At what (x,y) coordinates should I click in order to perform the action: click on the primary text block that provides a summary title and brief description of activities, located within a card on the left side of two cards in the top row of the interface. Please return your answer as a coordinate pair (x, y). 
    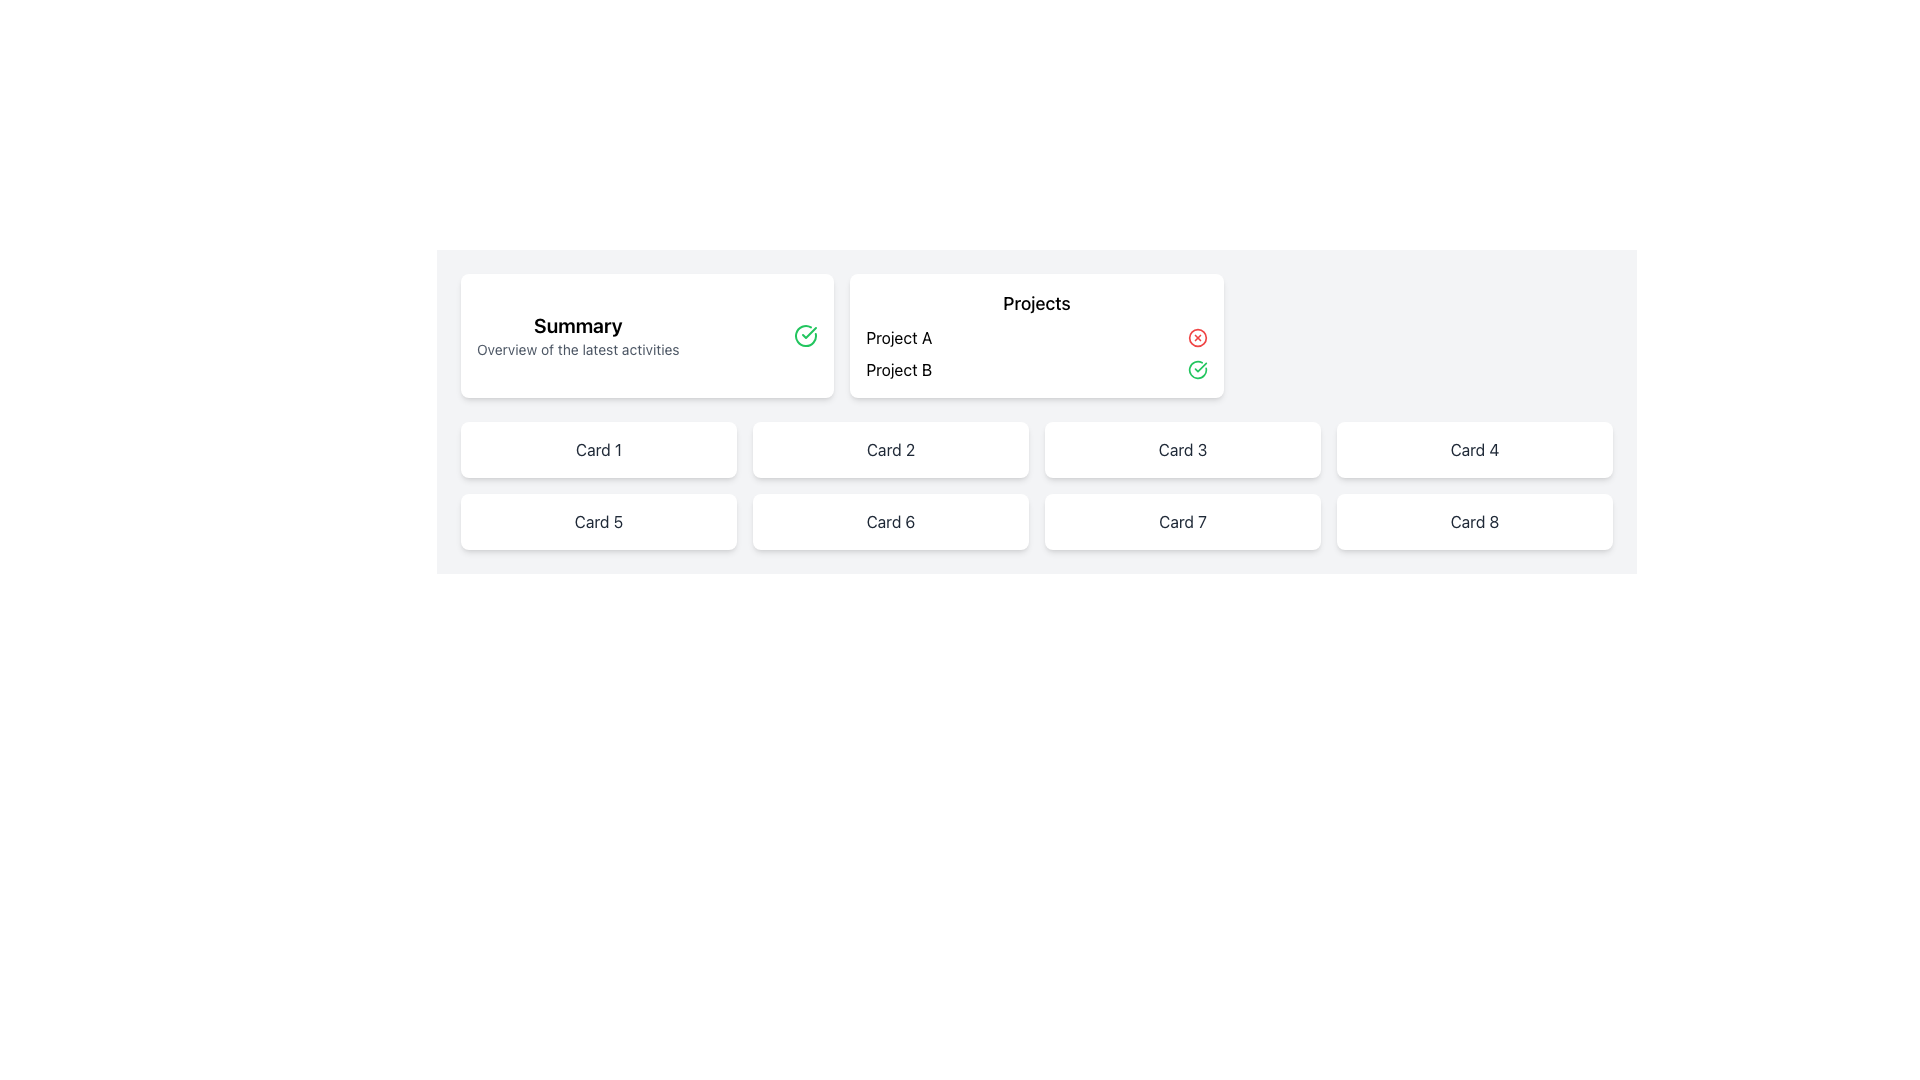
    Looking at the image, I should click on (577, 334).